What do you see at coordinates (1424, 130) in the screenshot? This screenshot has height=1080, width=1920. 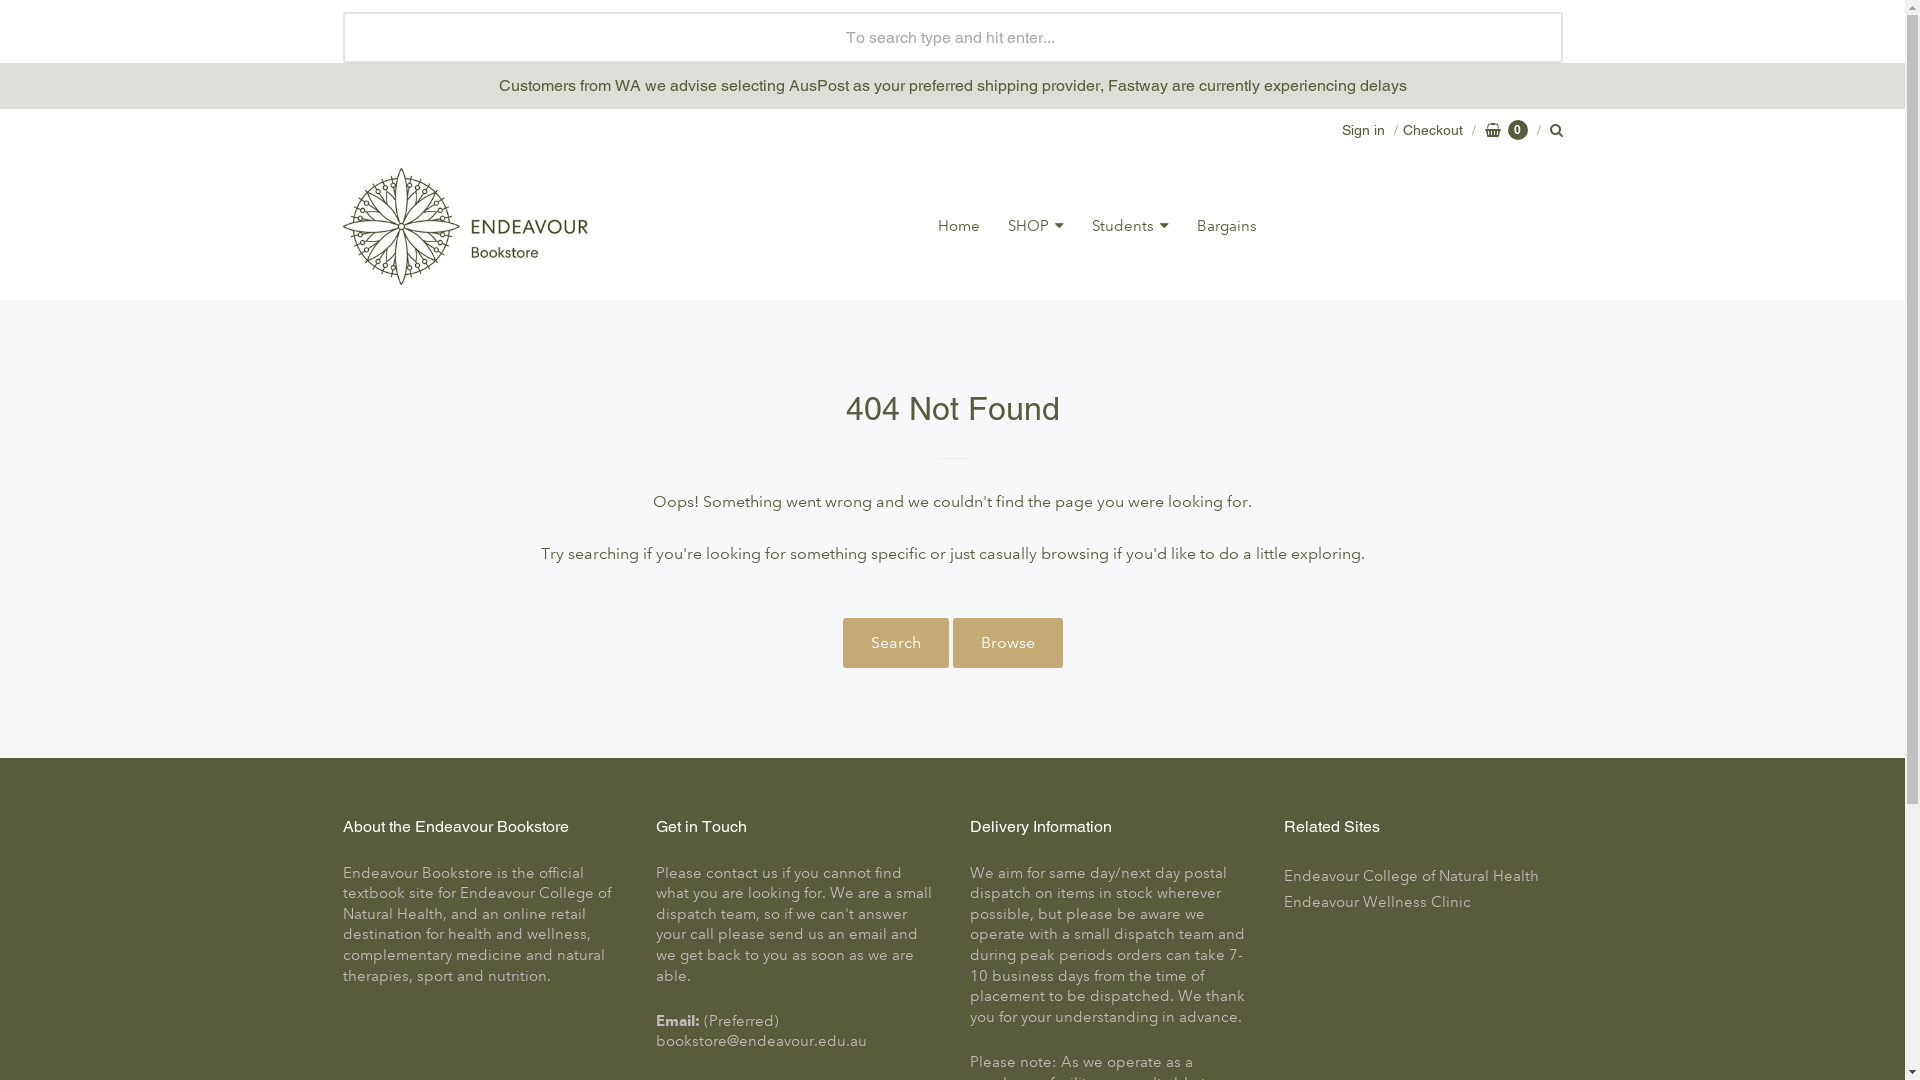 I see `'Checkout'` at bounding box center [1424, 130].